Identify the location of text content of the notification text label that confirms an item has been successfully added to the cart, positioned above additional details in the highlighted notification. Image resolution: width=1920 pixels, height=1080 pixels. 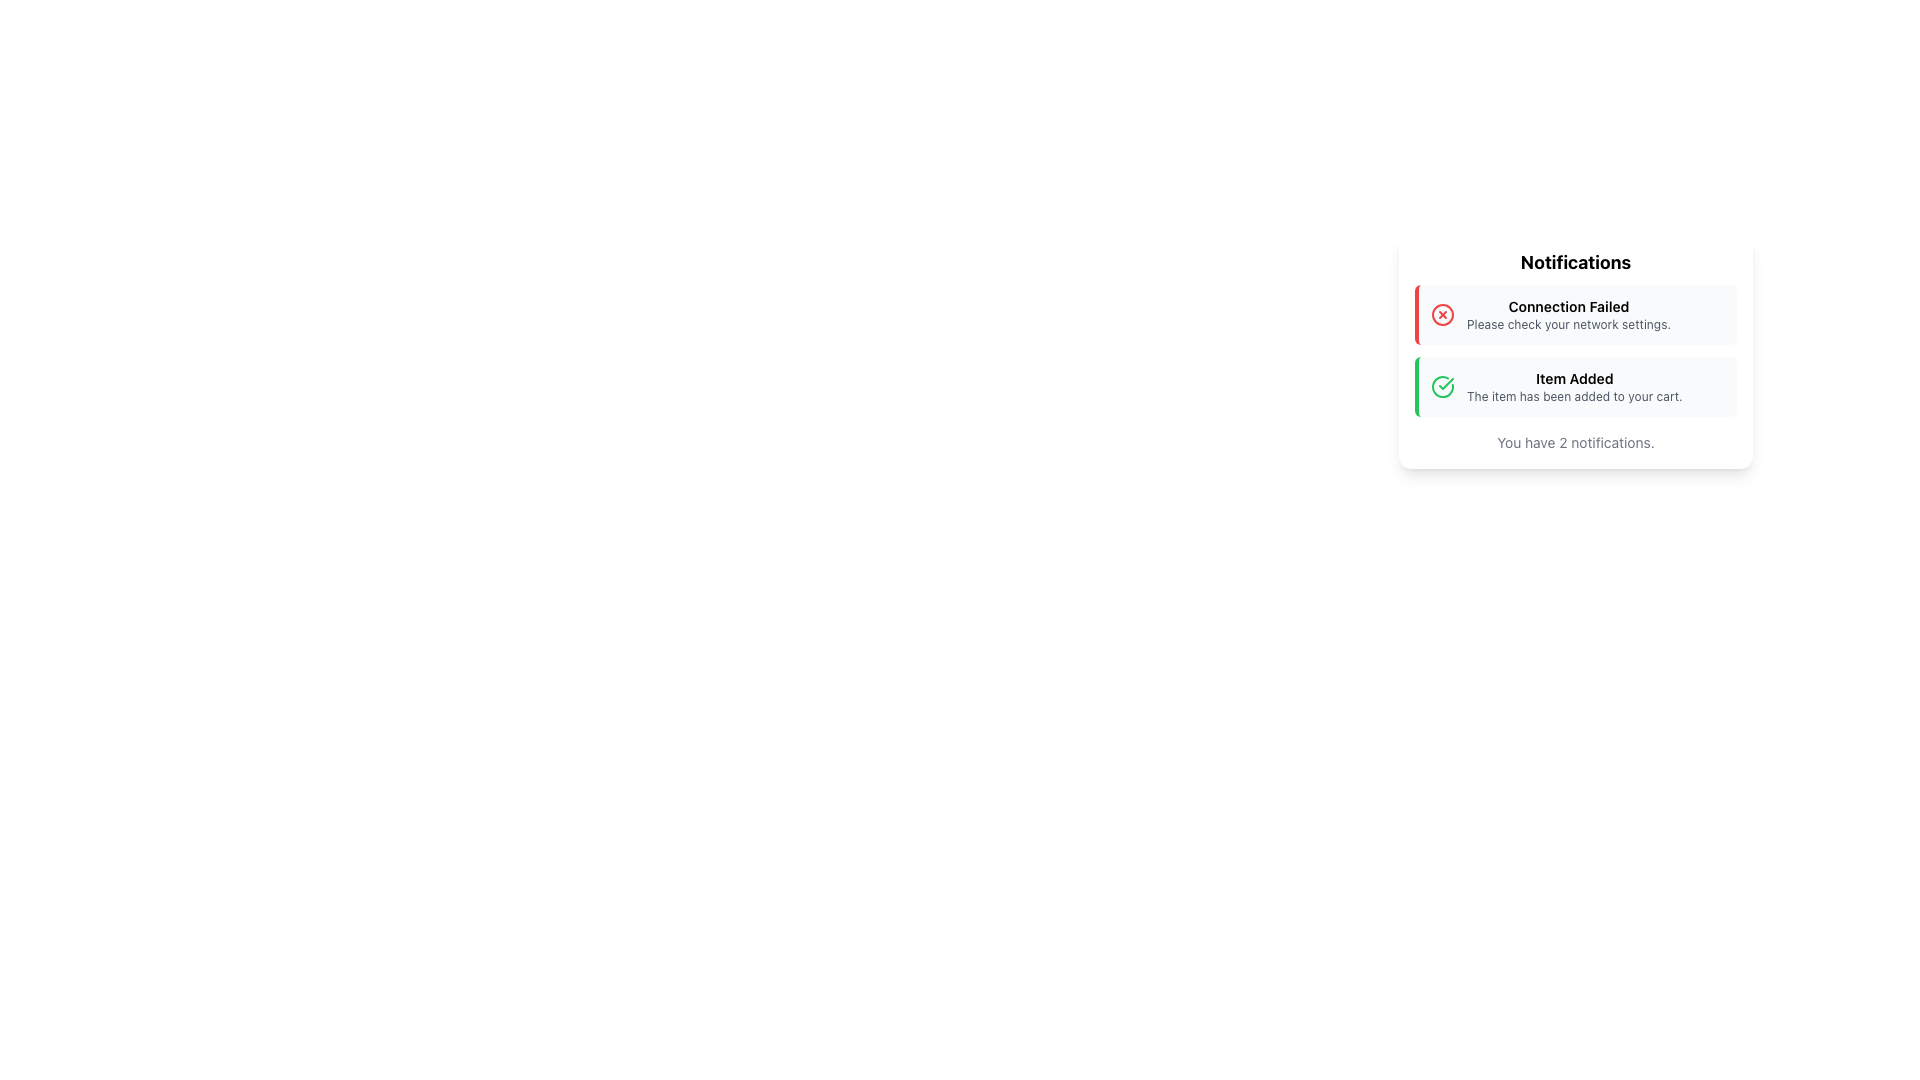
(1573, 378).